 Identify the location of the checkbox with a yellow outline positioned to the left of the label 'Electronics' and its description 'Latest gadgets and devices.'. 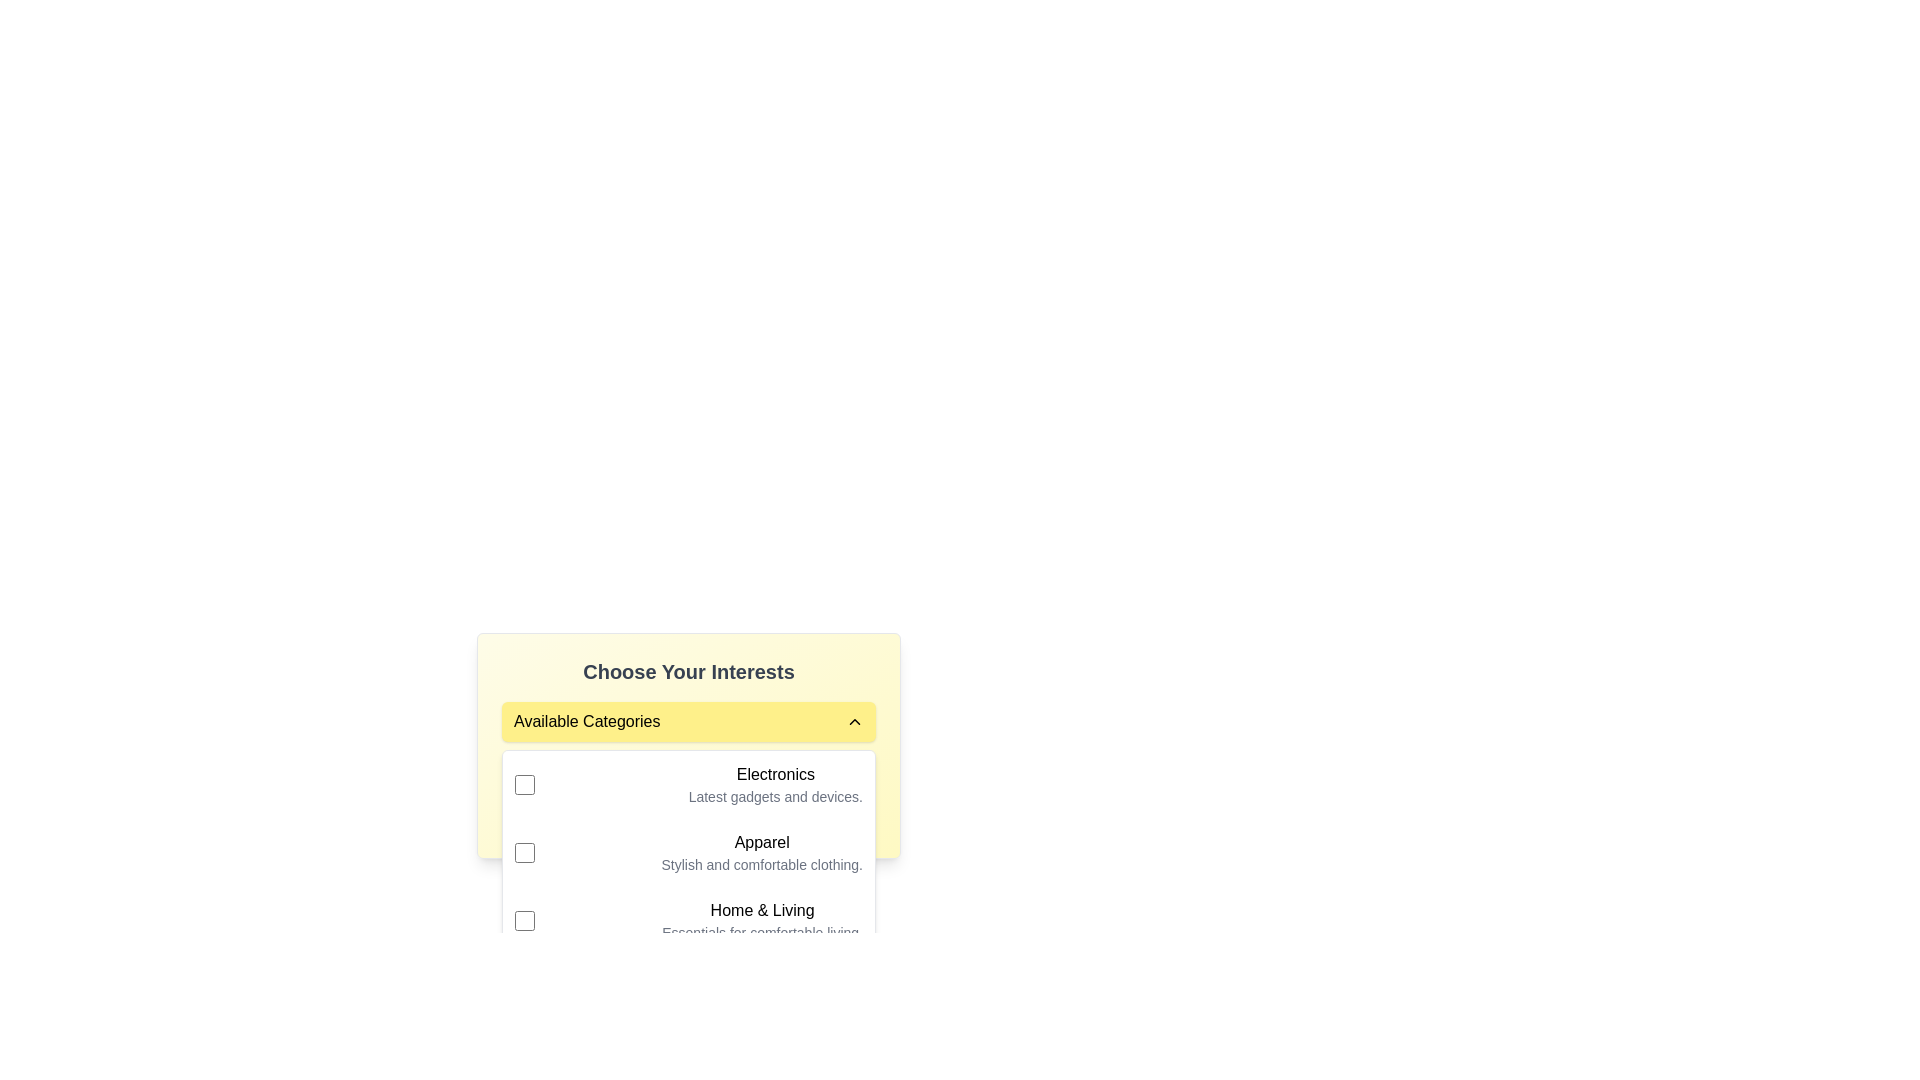
(524, 784).